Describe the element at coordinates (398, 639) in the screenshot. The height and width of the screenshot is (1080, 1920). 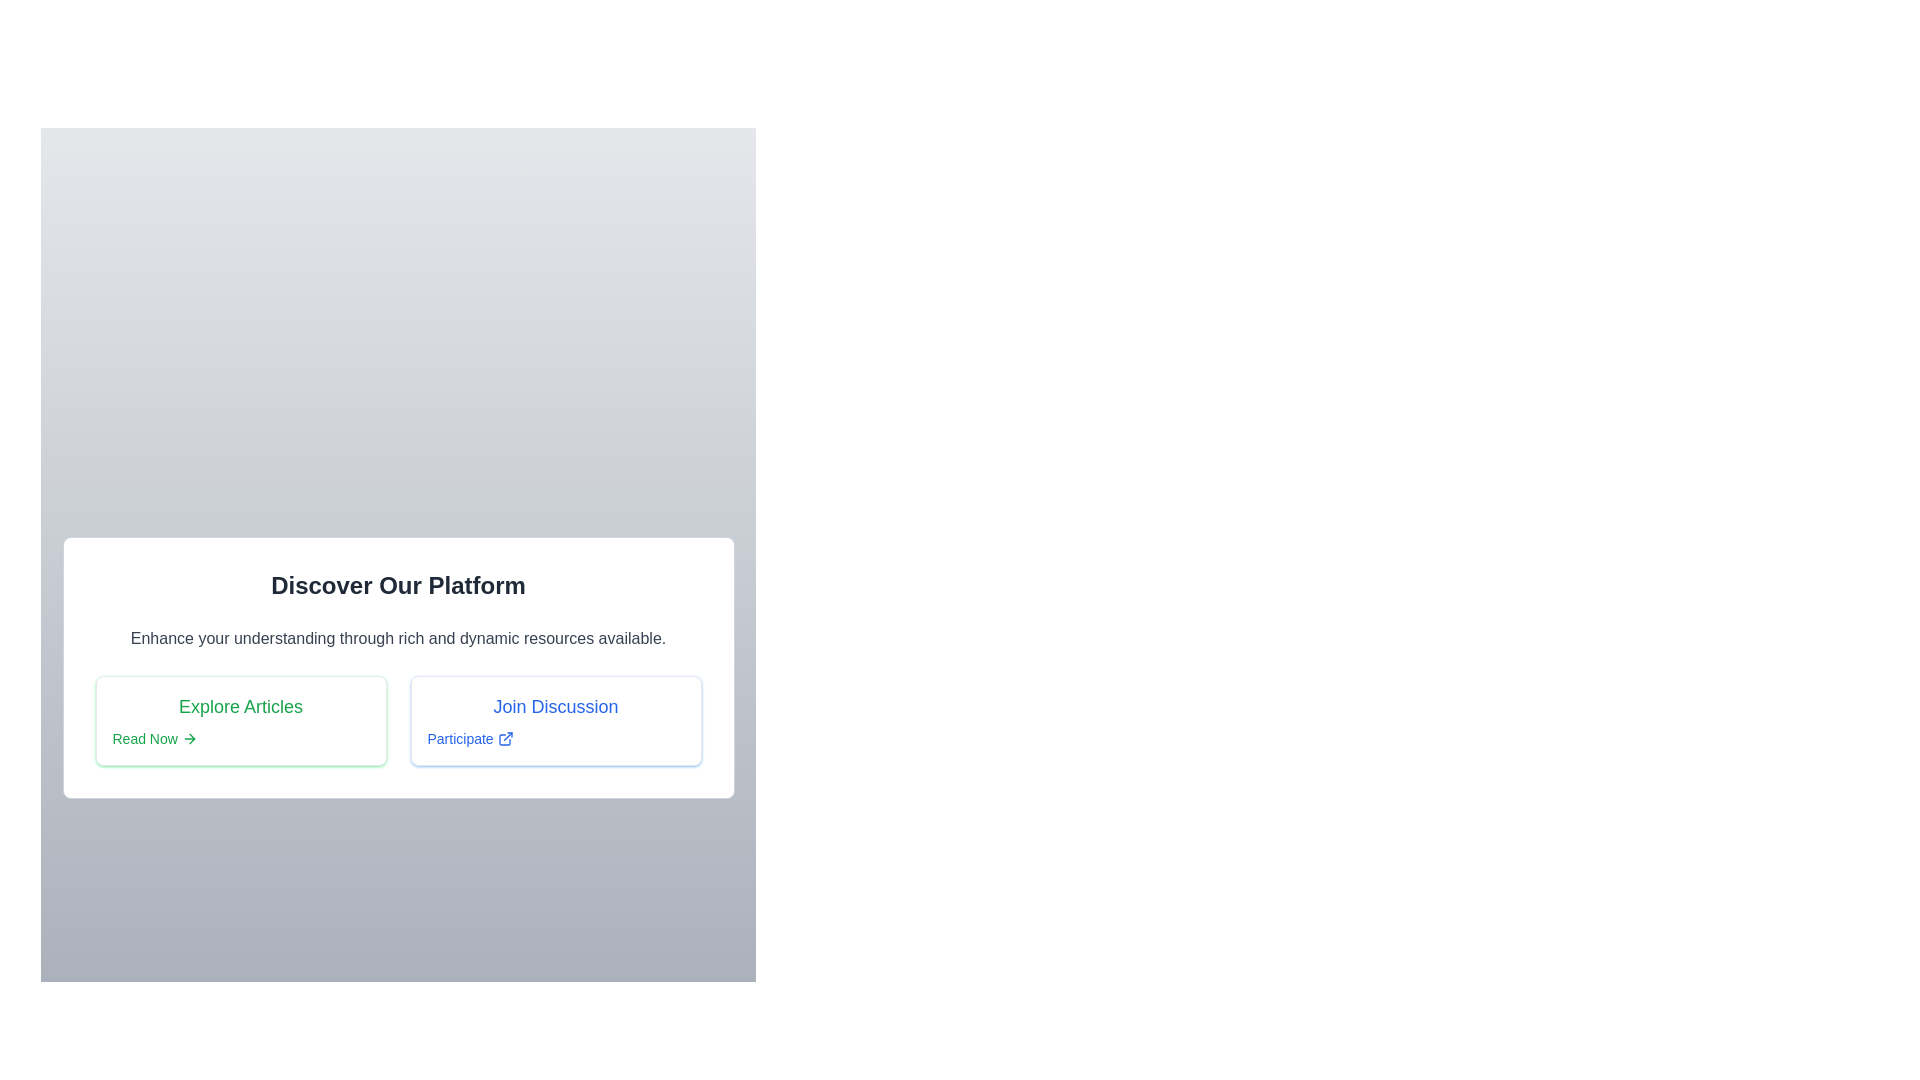
I see `the text element displaying 'Enhance your understanding through rich and dynamic resources available.' which is located below the header 'Discover Our Platform' and above the options grid` at that location.